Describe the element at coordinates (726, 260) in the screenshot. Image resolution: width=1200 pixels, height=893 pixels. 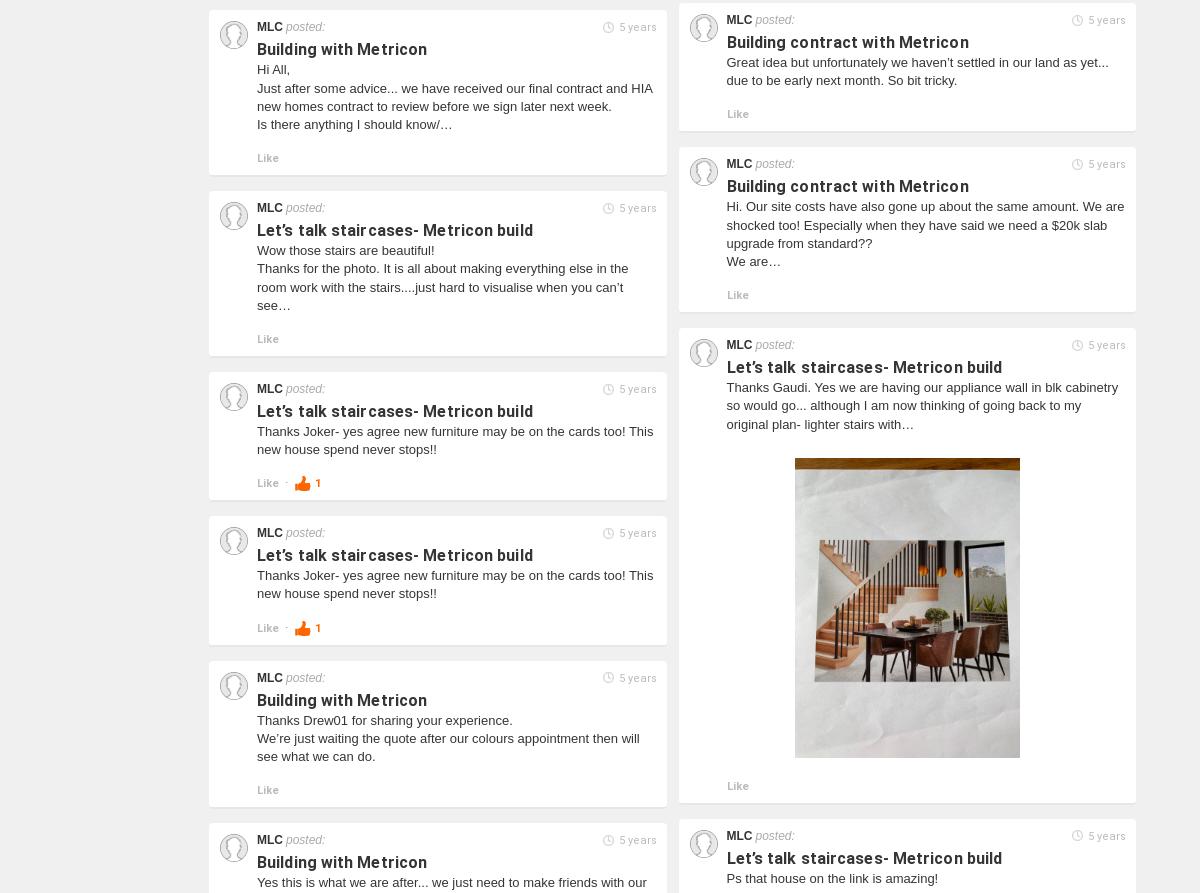
I see `'We are…'` at that location.